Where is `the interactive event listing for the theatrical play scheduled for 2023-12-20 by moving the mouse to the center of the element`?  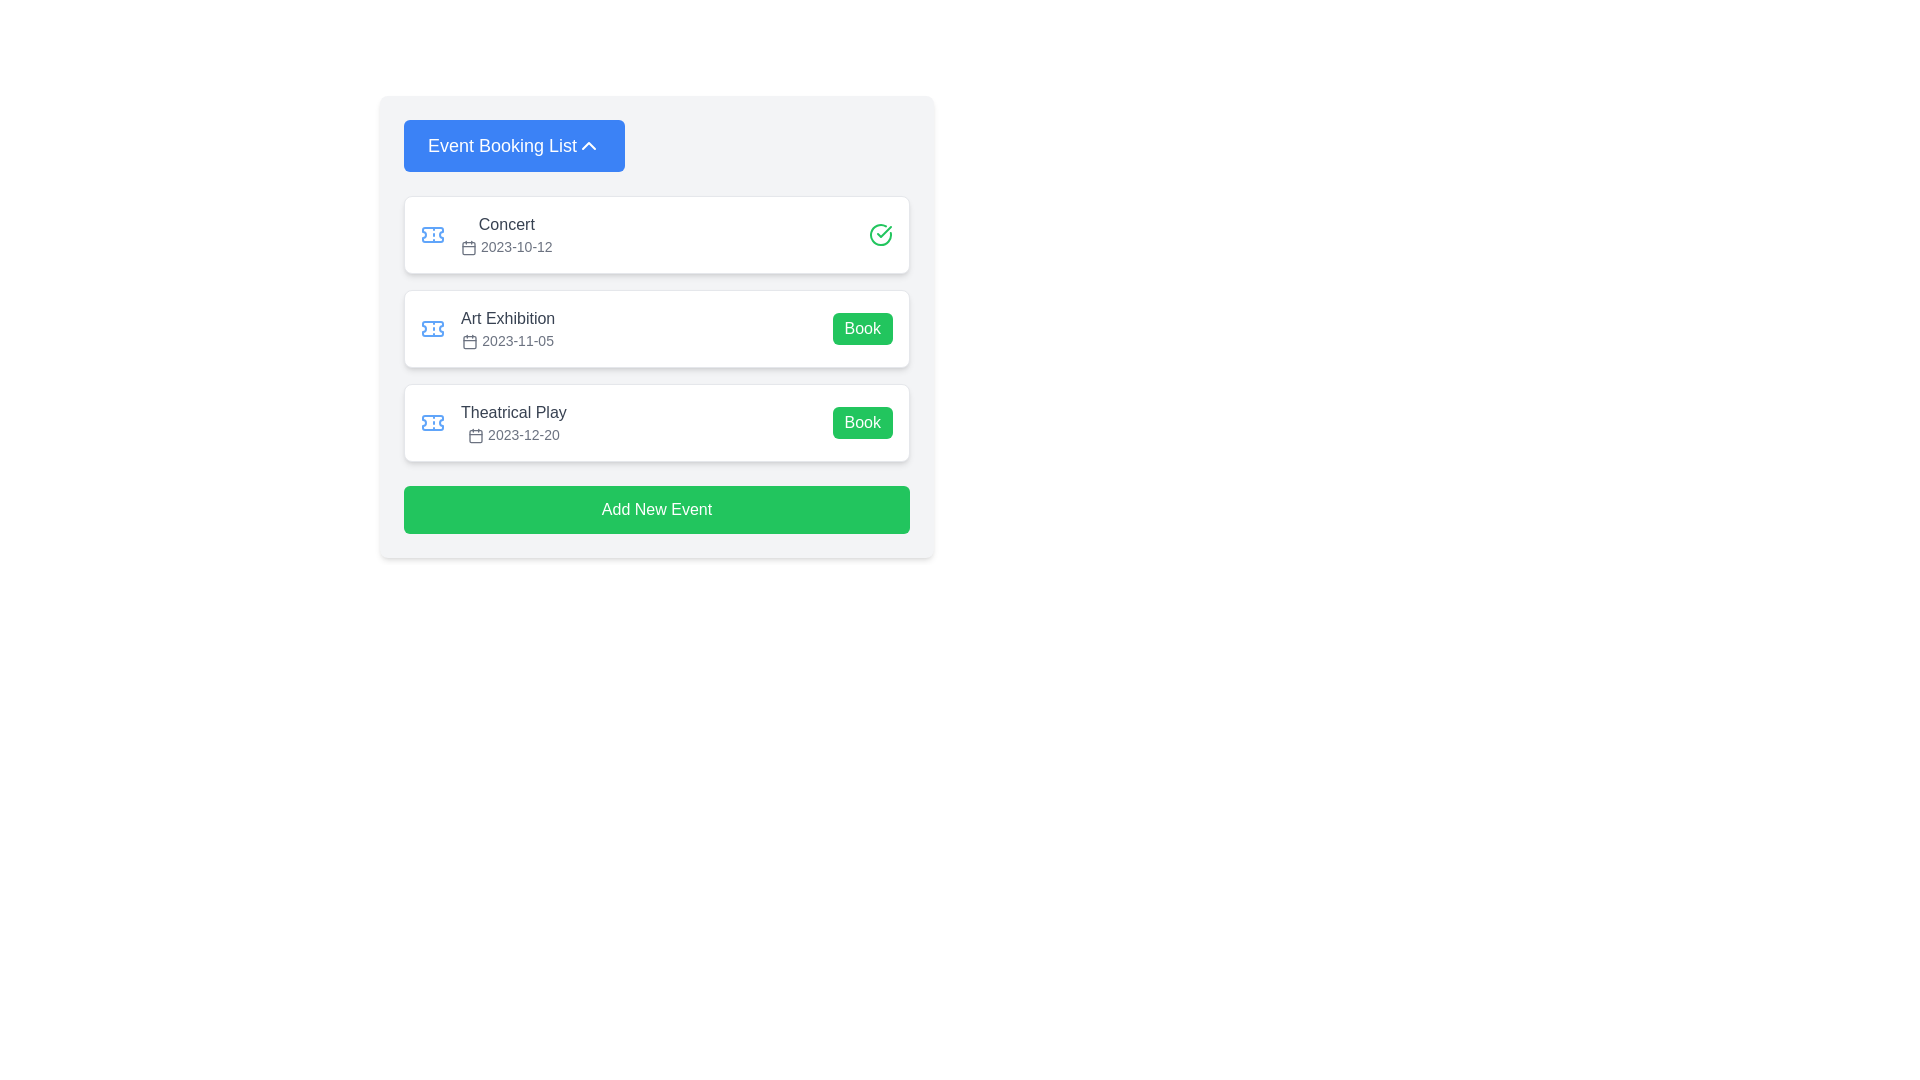
the interactive event listing for the theatrical play scheduled for 2023-12-20 by moving the mouse to the center of the element is located at coordinates (657, 422).